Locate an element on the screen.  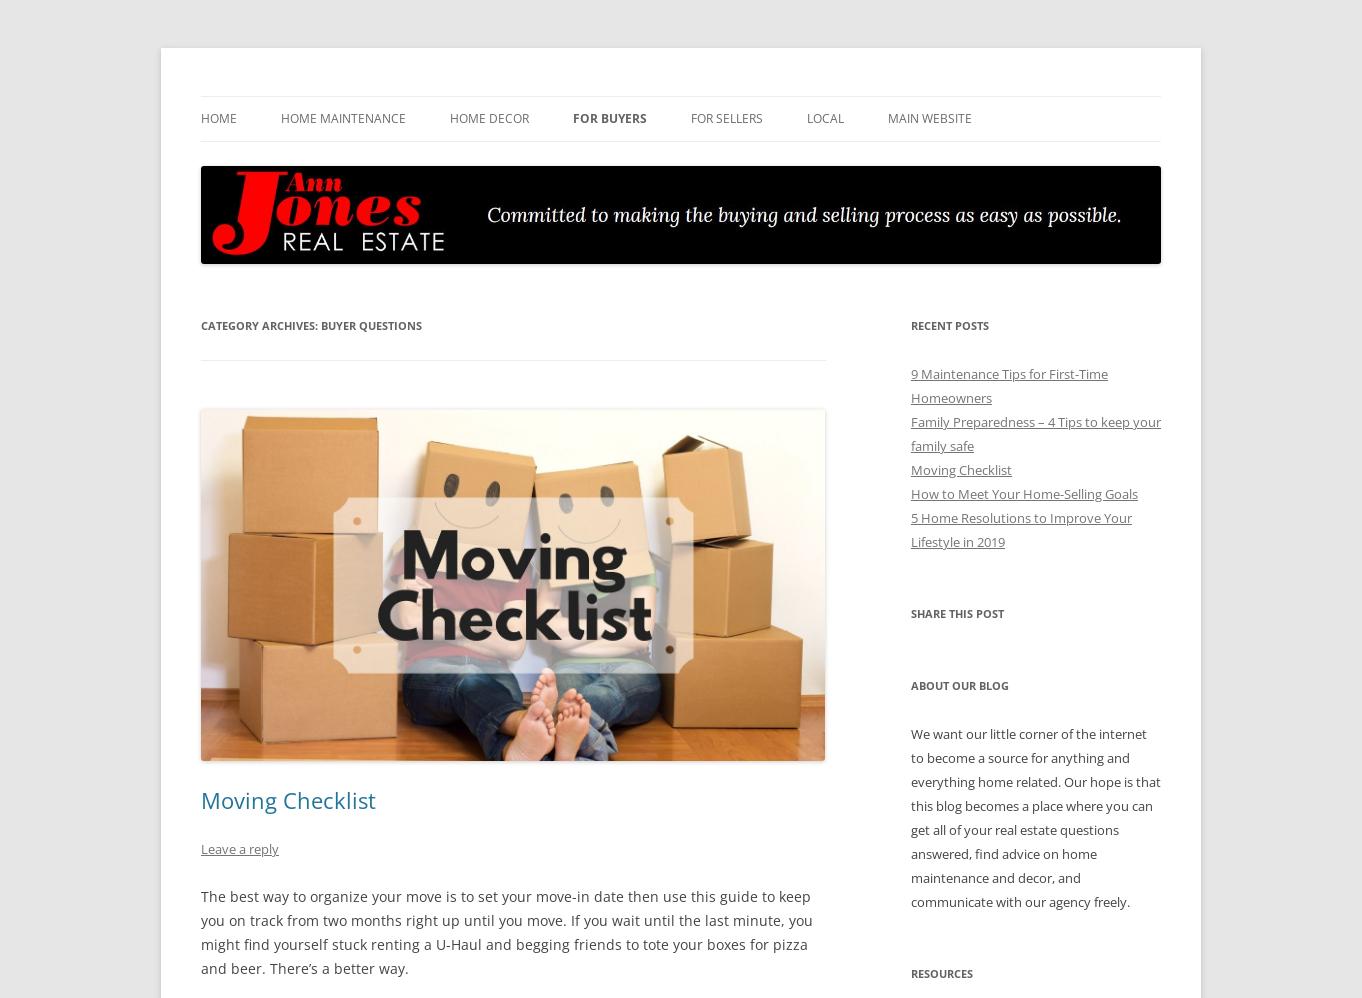
'9 Maintenance Tips for First-Time Homeowners' is located at coordinates (1009, 385).